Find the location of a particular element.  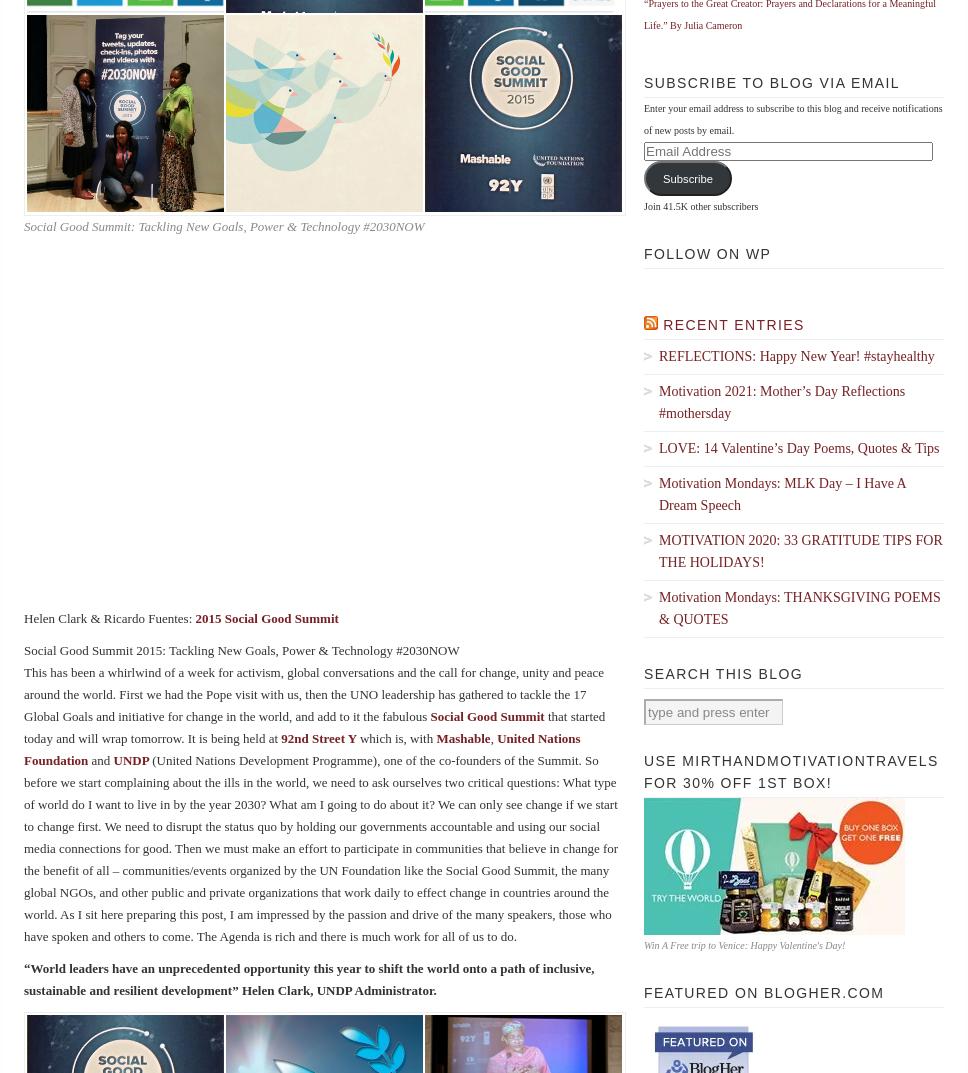

'which is, with' is located at coordinates (359, 737).